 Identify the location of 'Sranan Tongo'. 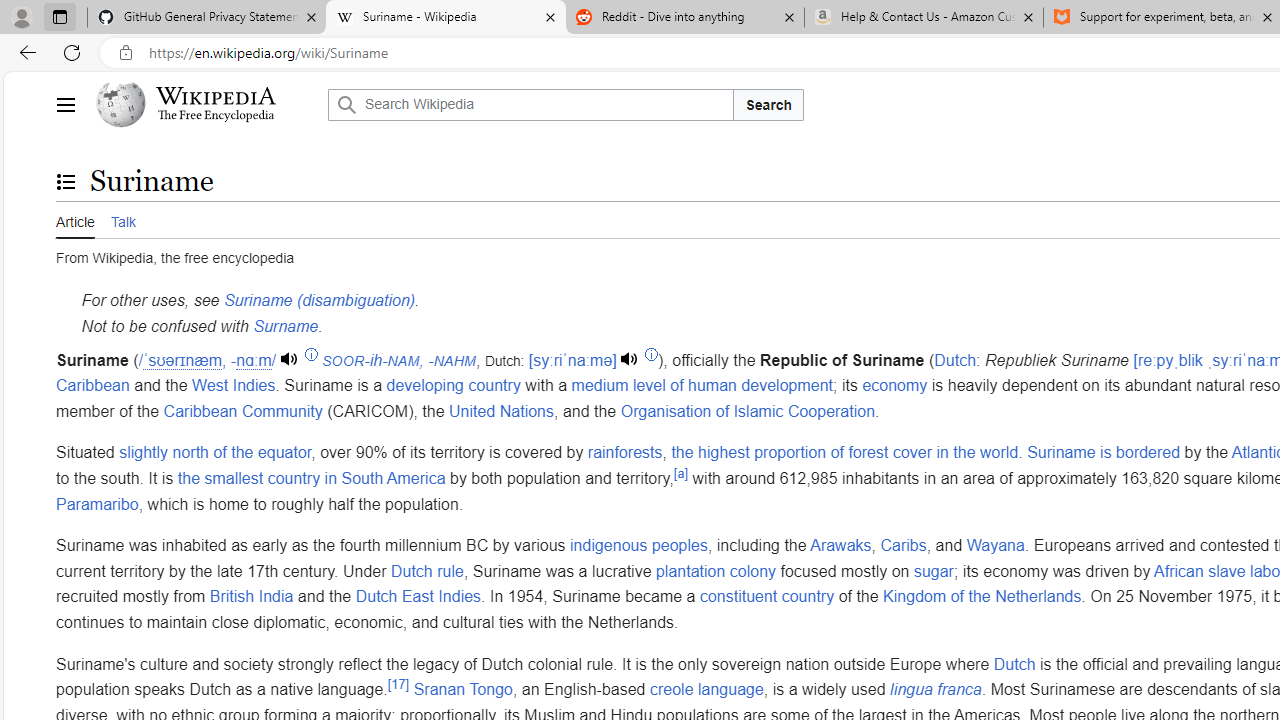
(462, 689).